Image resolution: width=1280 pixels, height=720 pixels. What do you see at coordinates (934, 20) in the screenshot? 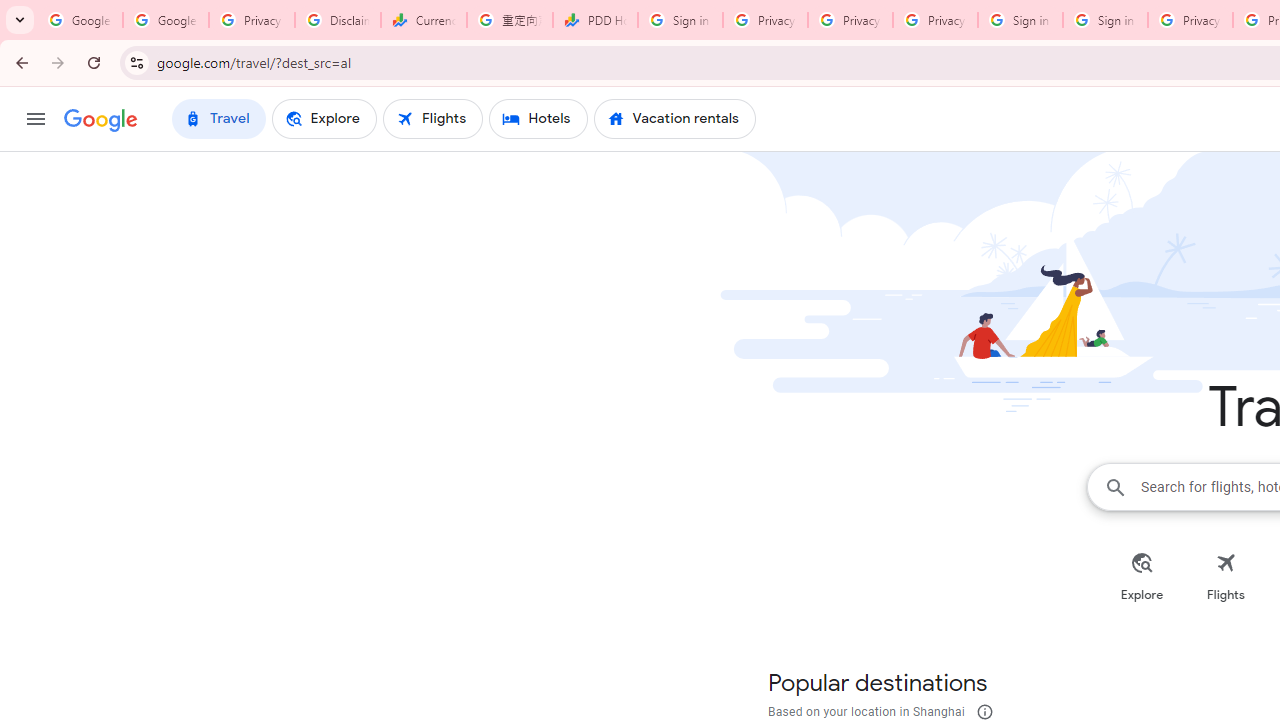
I see `'Privacy Checkup'` at bounding box center [934, 20].